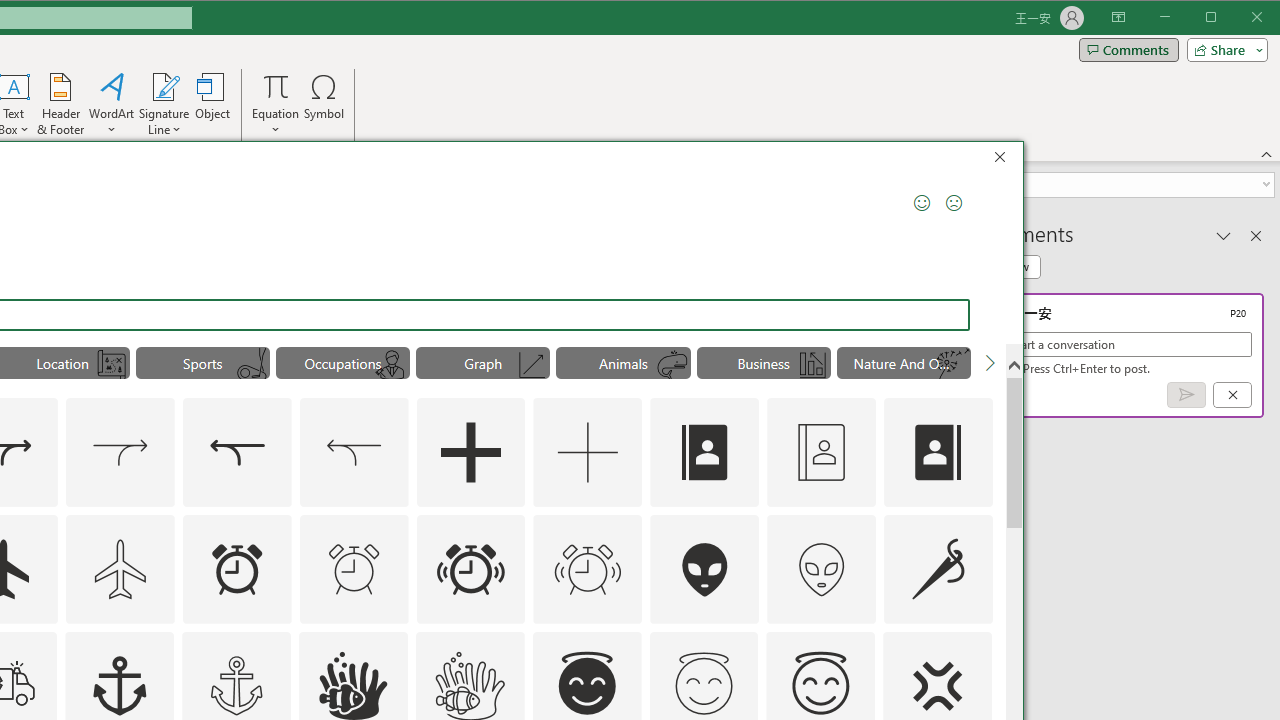 The width and height of the screenshot is (1280, 720). Describe the element at coordinates (937, 568) in the screenshot. I see `'AutomationID: Icons_AlterationsTailoring'` at that location.